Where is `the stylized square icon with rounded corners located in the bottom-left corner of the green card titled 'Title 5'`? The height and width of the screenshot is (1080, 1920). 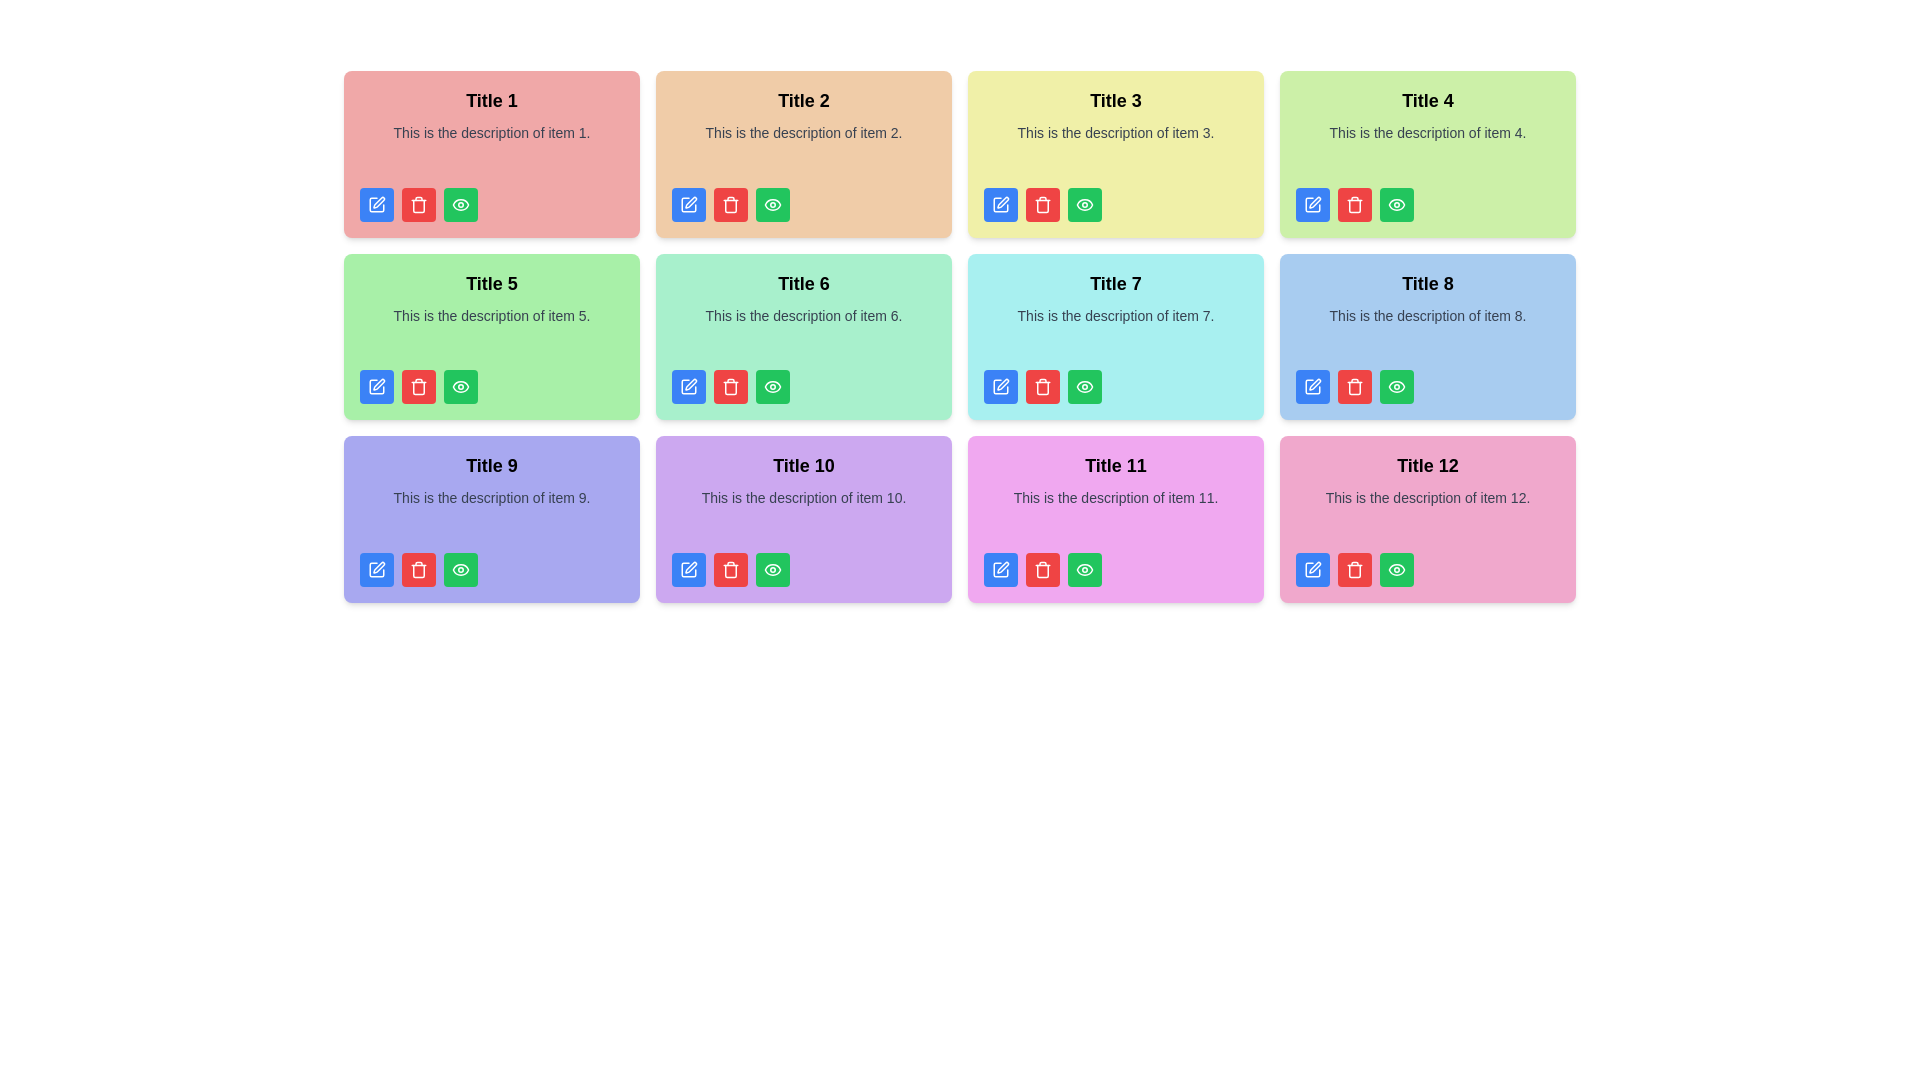 the stylized square icon with rounded corners located in the bottom-left corner of the green card titled 'Title 5' is located at coordinates (689, 386).